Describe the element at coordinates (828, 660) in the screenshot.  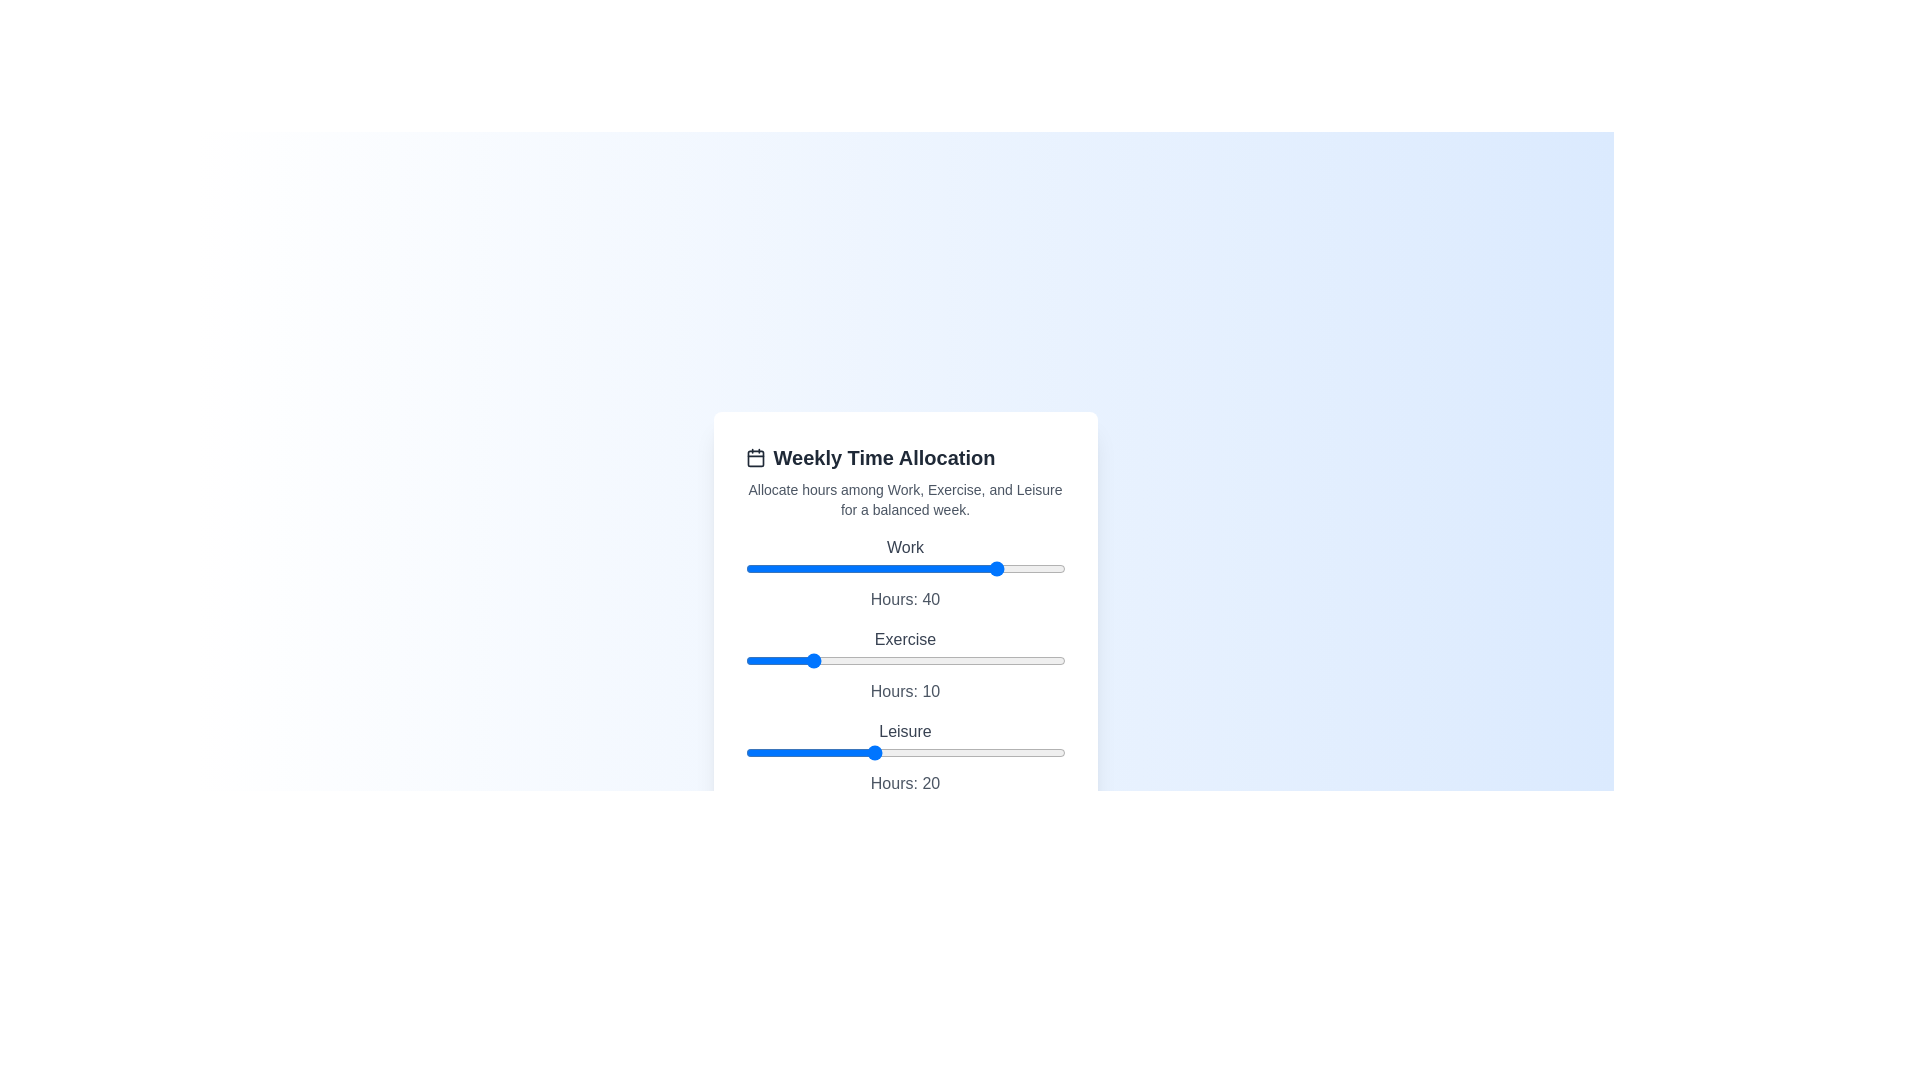
I see `the 'Exercise' slider to 13 hours` at that location.